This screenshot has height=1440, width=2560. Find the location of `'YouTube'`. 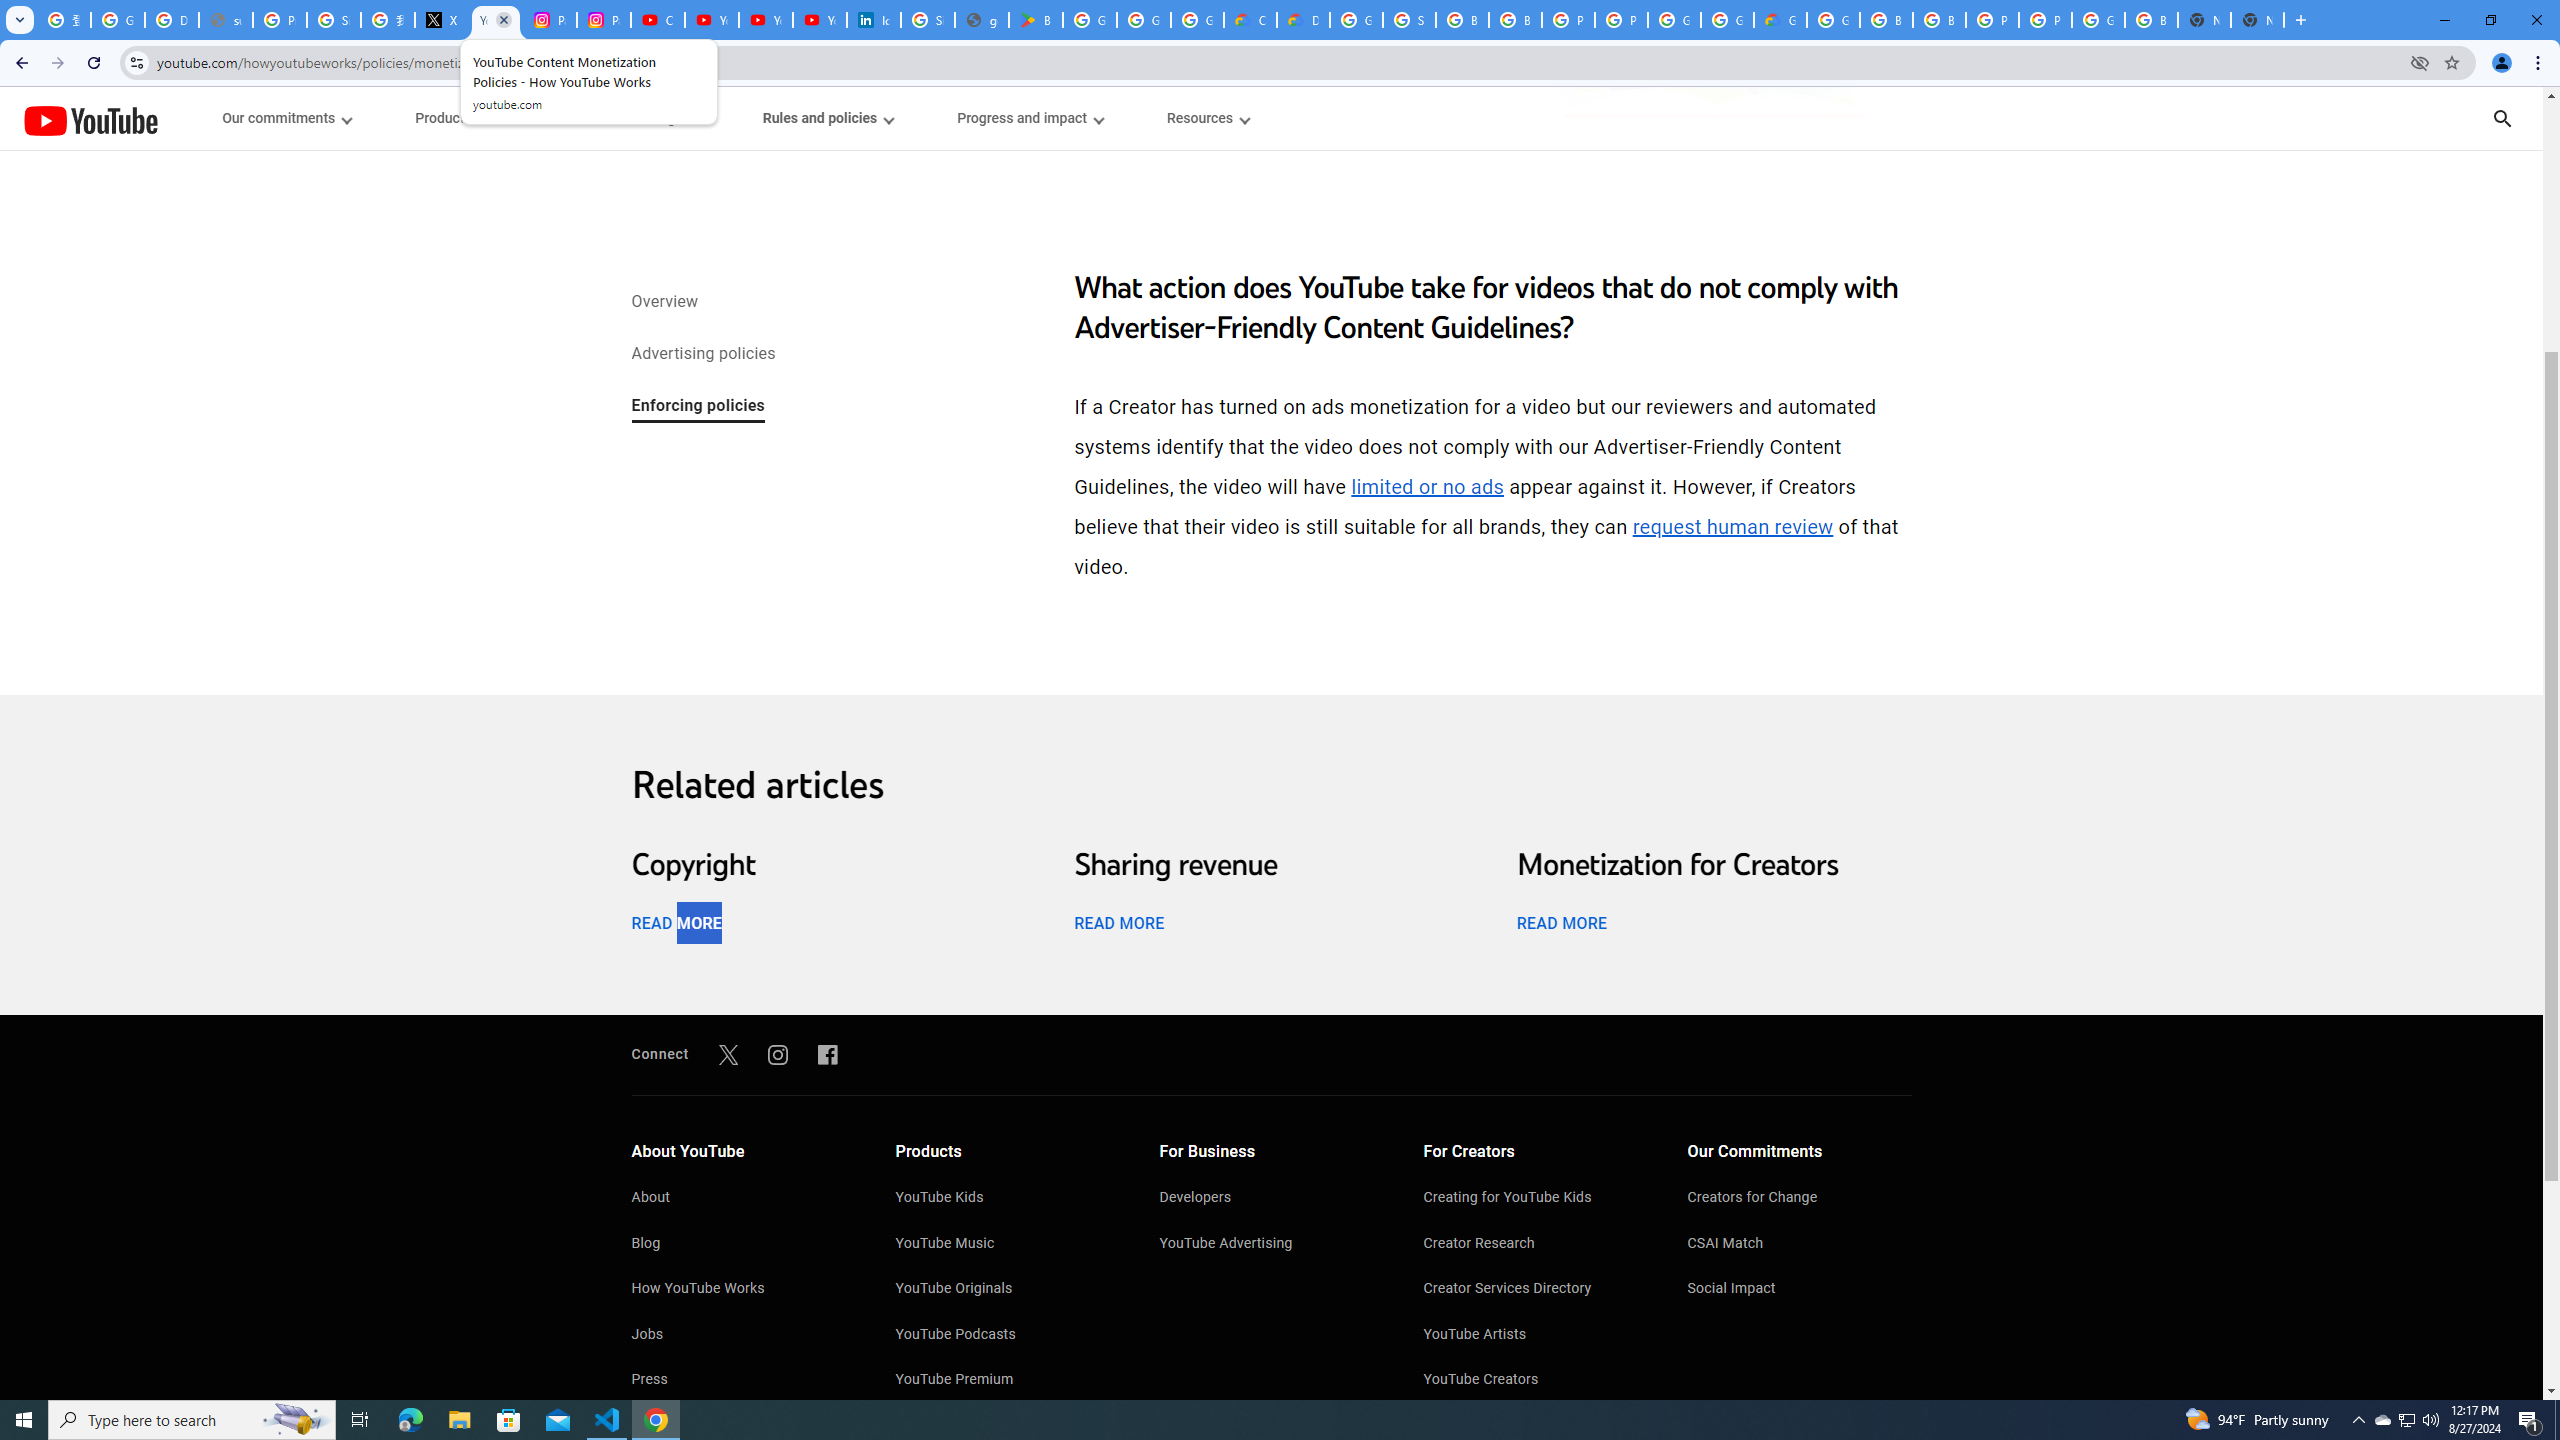

'YouTube' is located at coordinates (89, 119).